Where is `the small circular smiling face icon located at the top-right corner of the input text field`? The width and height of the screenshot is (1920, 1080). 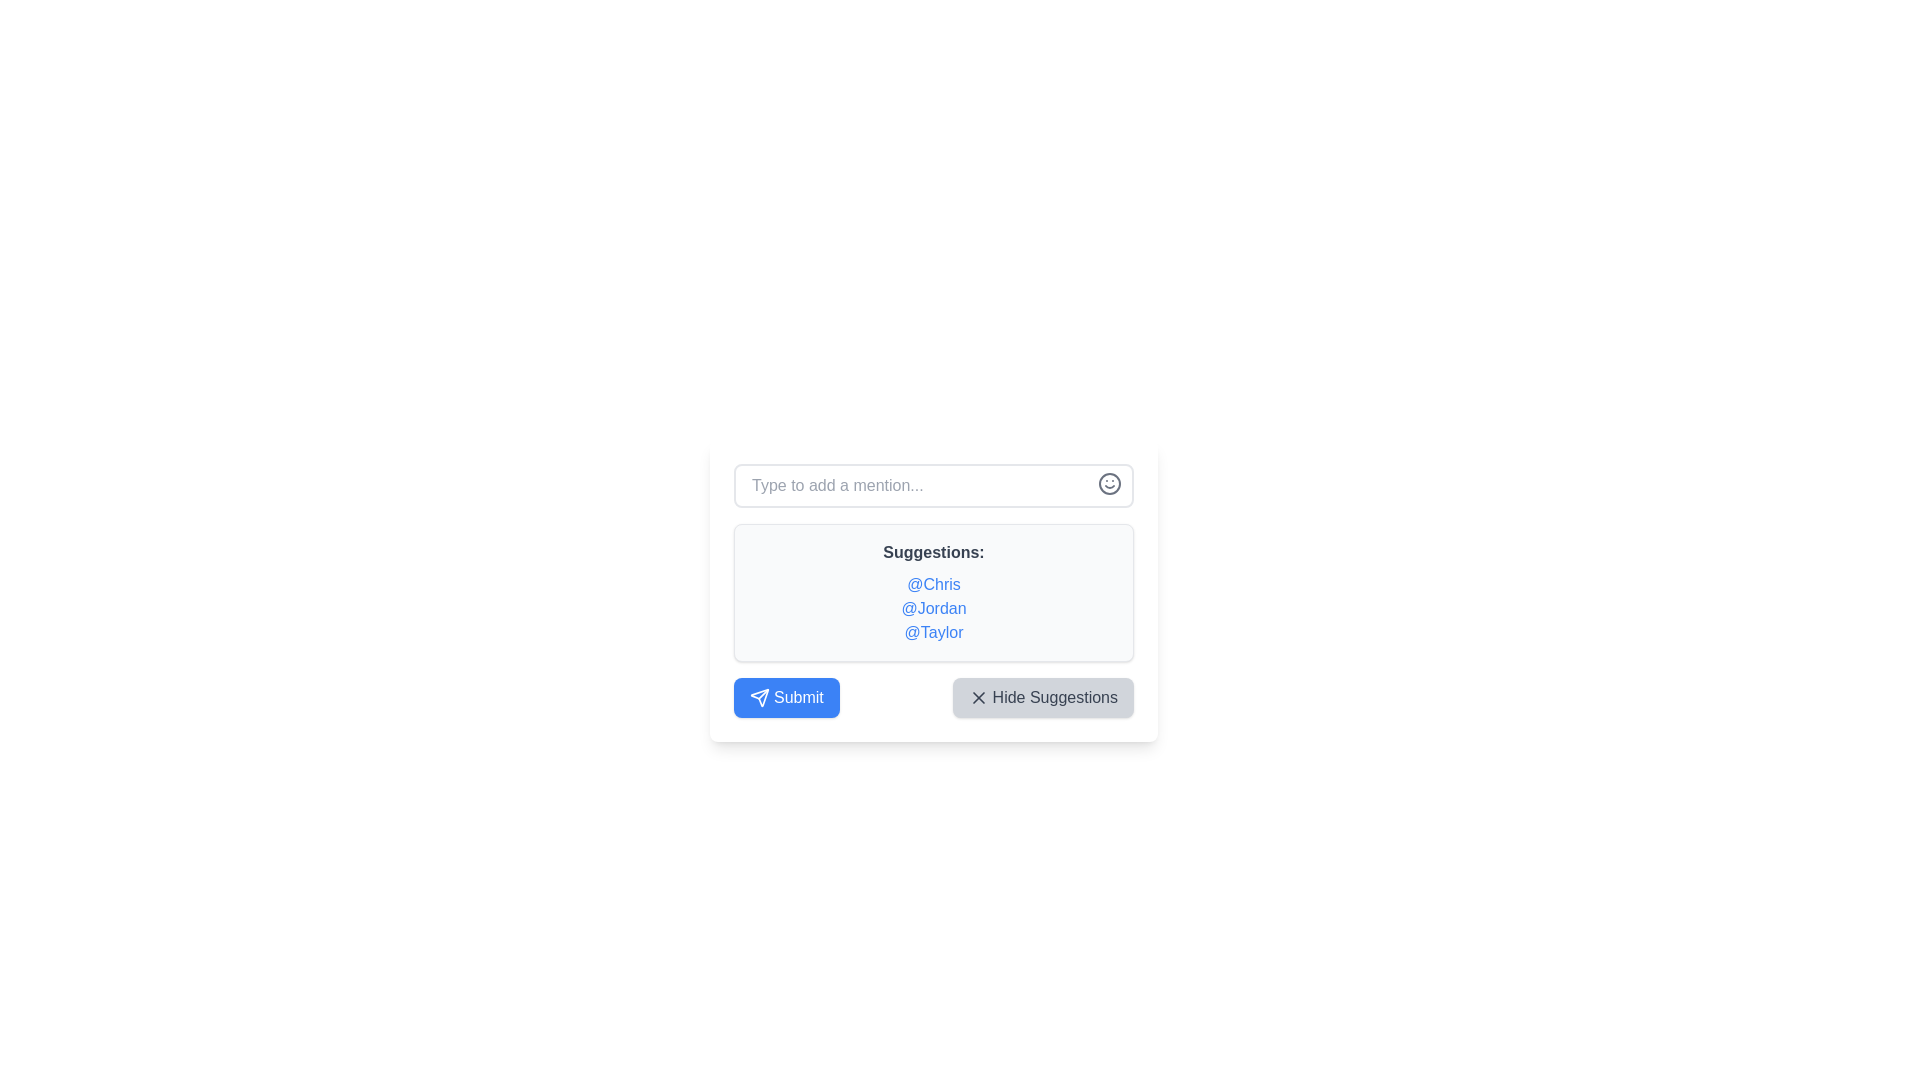
the small circular smiling face icon located at the top-right corner of the input text field is located at coordinates (1108, 483).